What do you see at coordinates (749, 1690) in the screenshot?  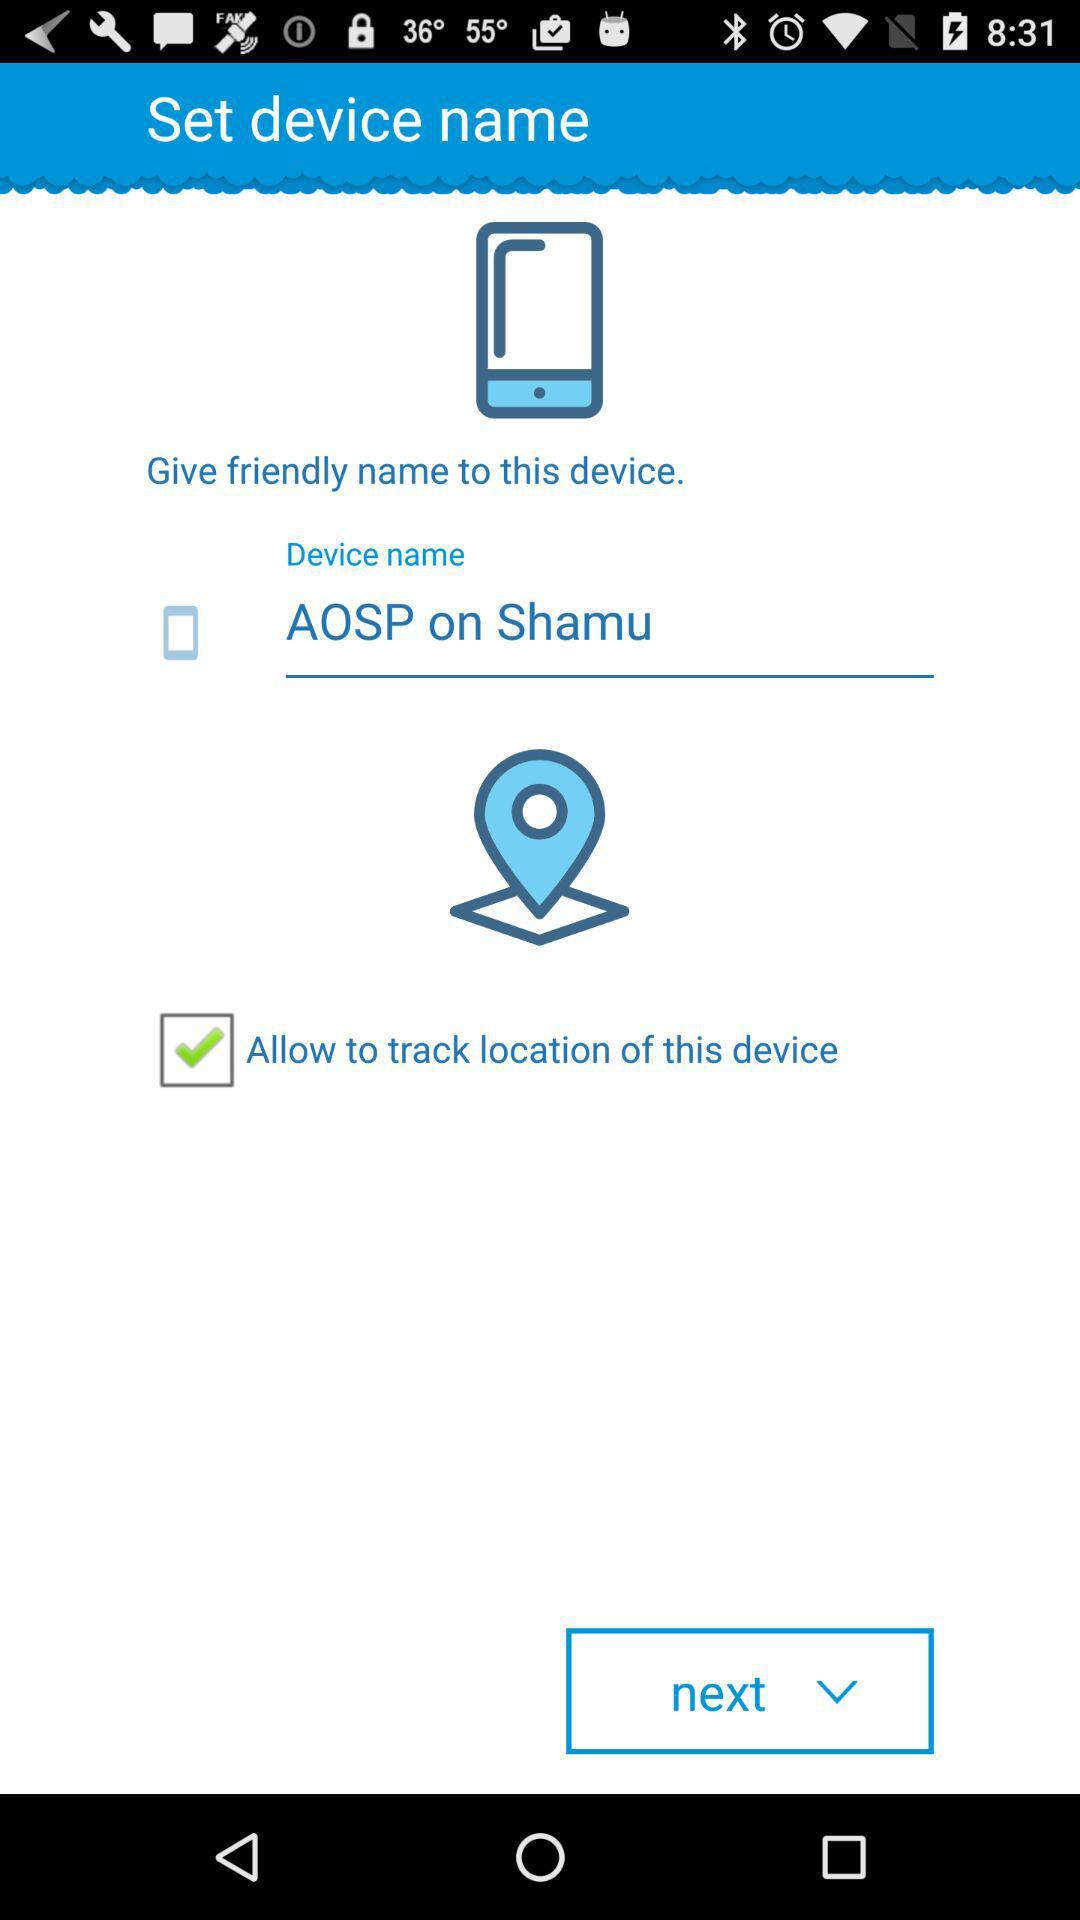 I see `the next button` at bounding box center [749, 1690].